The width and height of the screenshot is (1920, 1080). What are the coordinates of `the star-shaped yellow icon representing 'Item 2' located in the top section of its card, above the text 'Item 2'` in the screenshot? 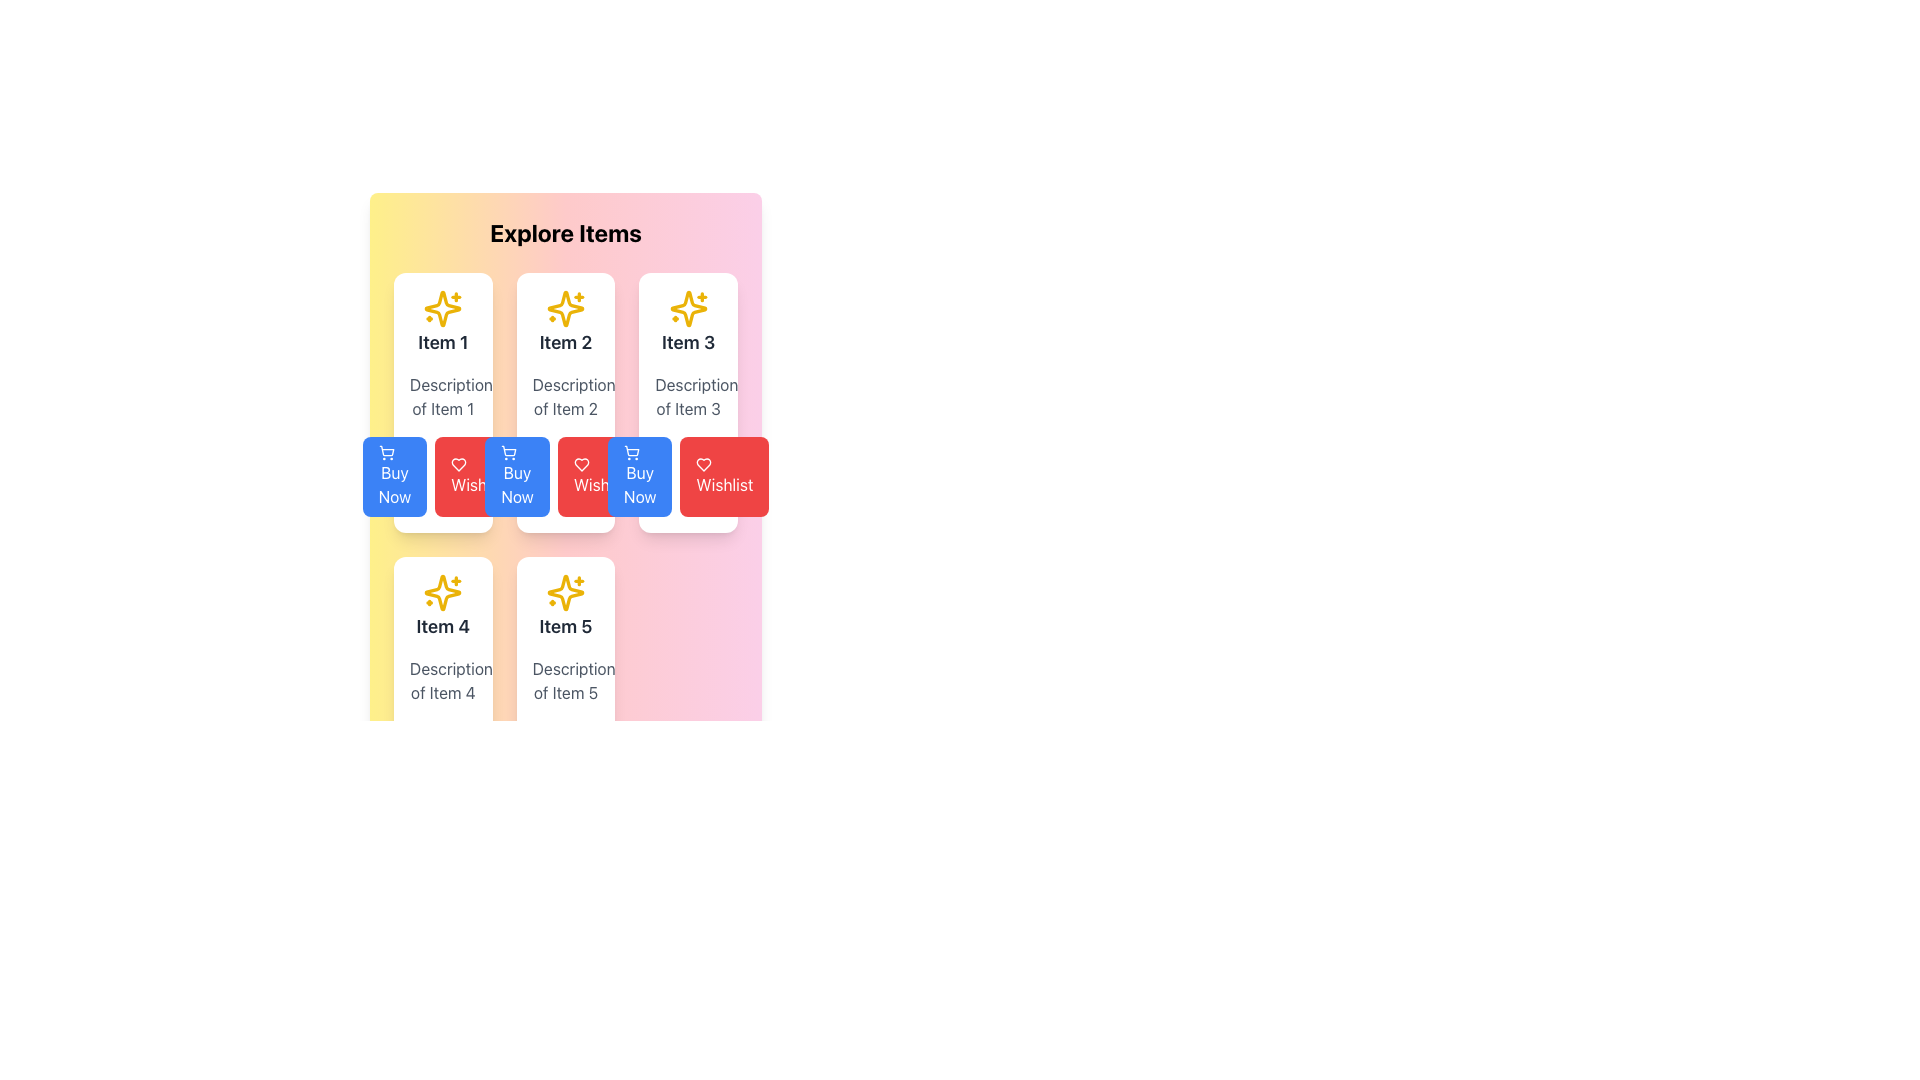 It's located at (565, 308).